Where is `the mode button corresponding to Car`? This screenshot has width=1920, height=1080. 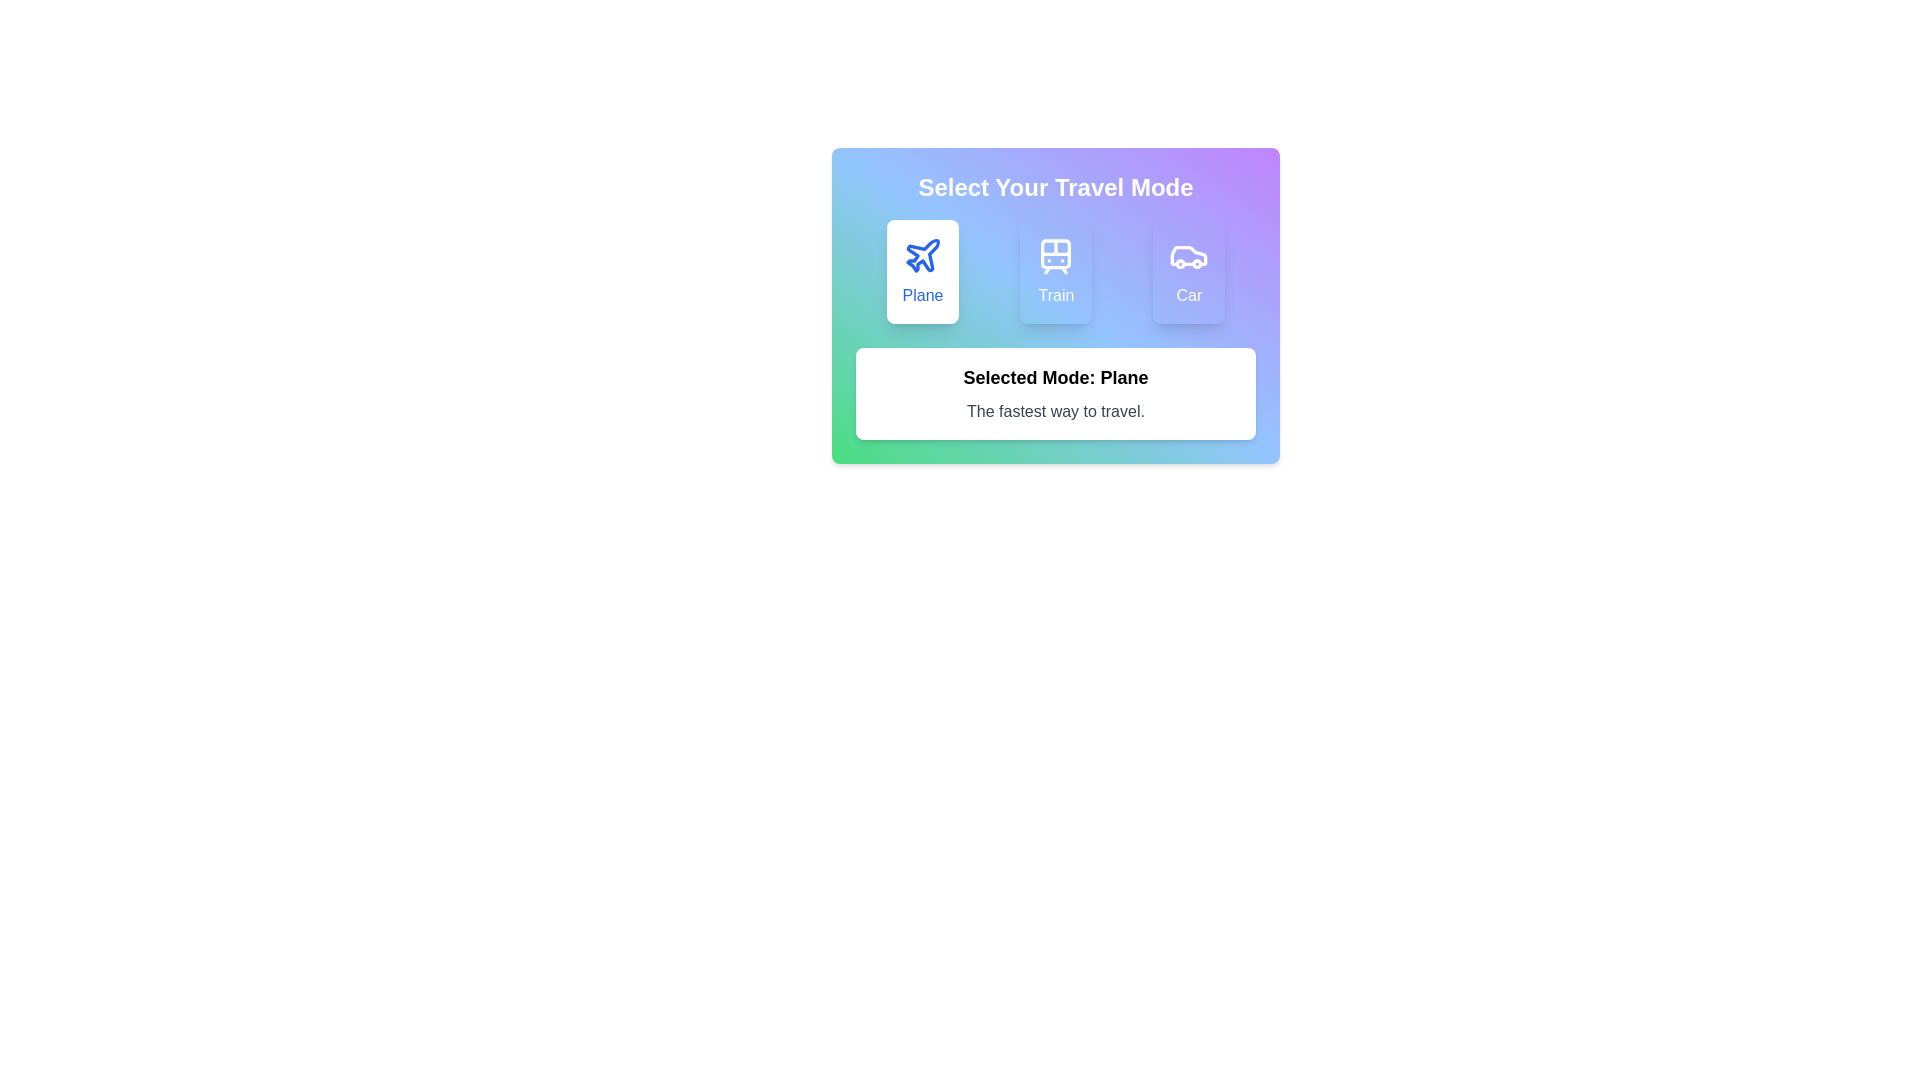 the mode button corresponding to Car is located at coordinates (1189, 272).